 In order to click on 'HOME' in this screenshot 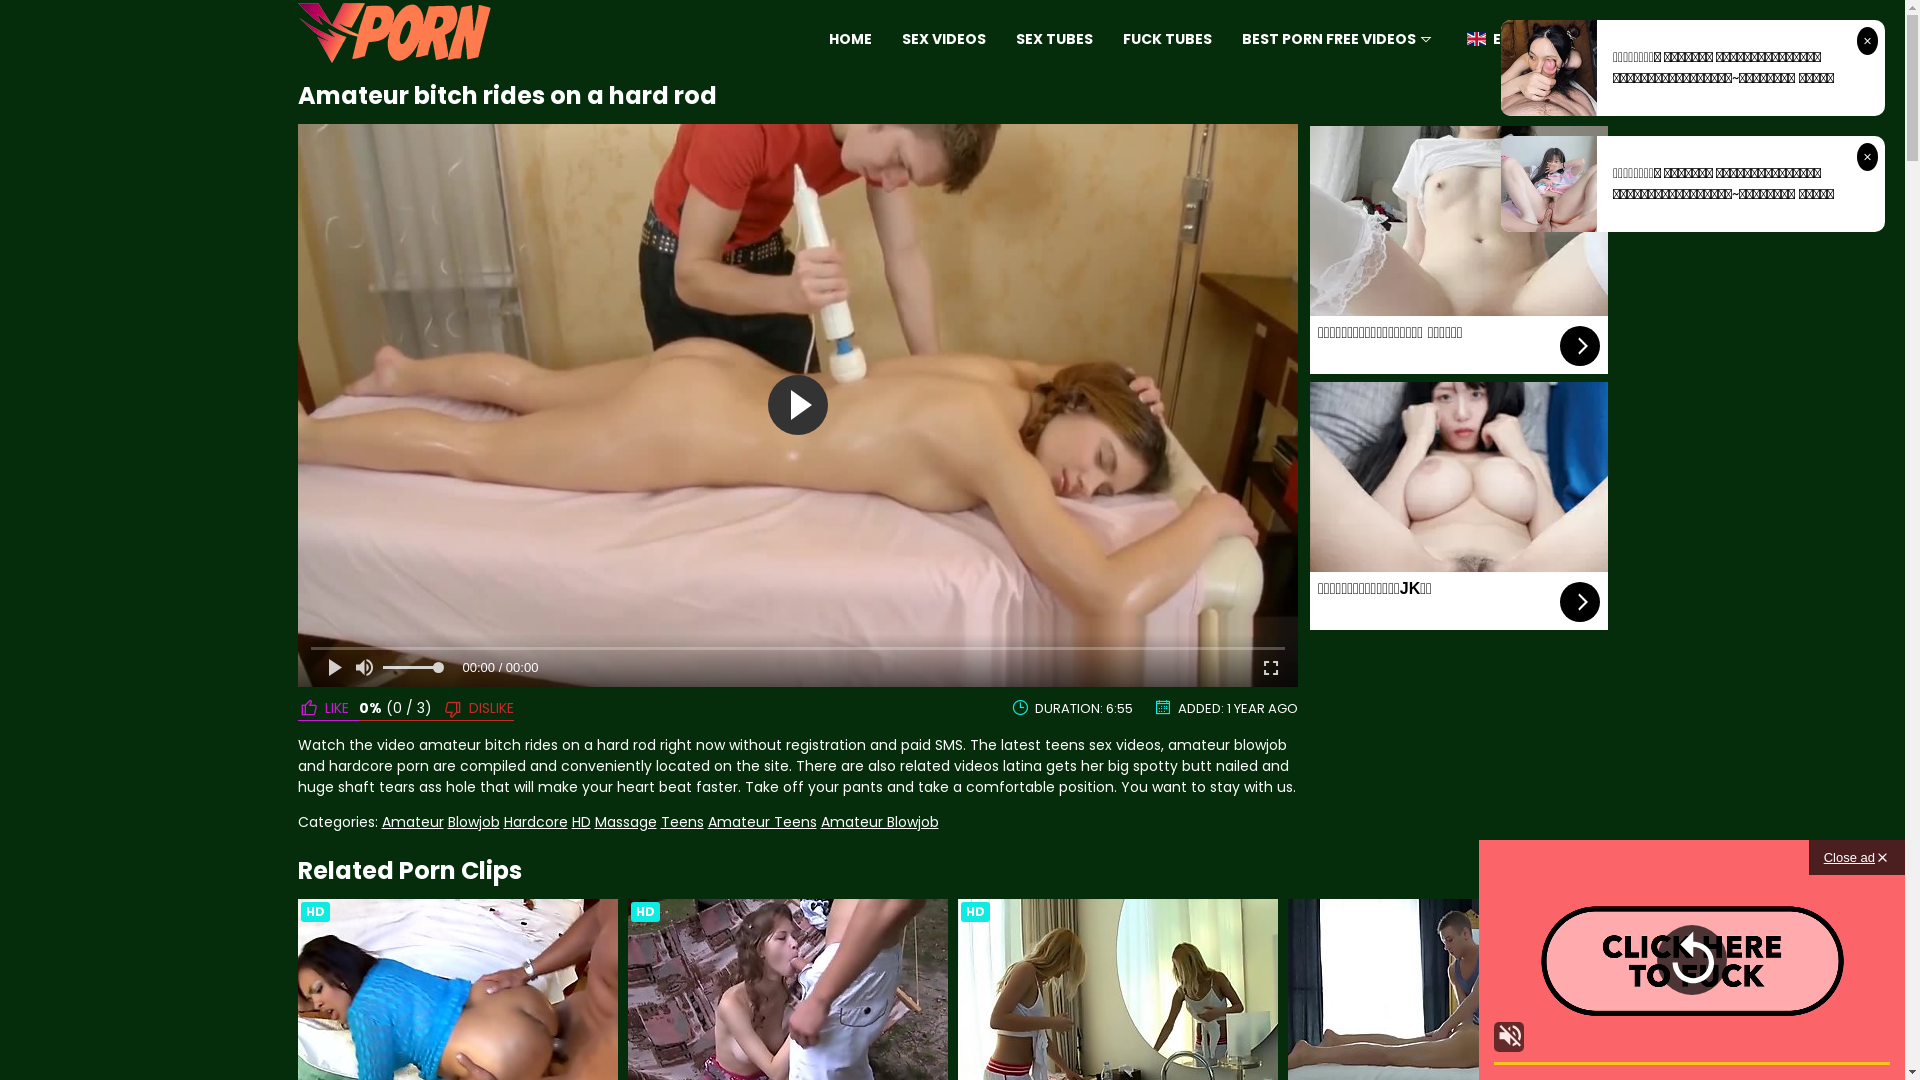, I will do `click(850, 38)`.